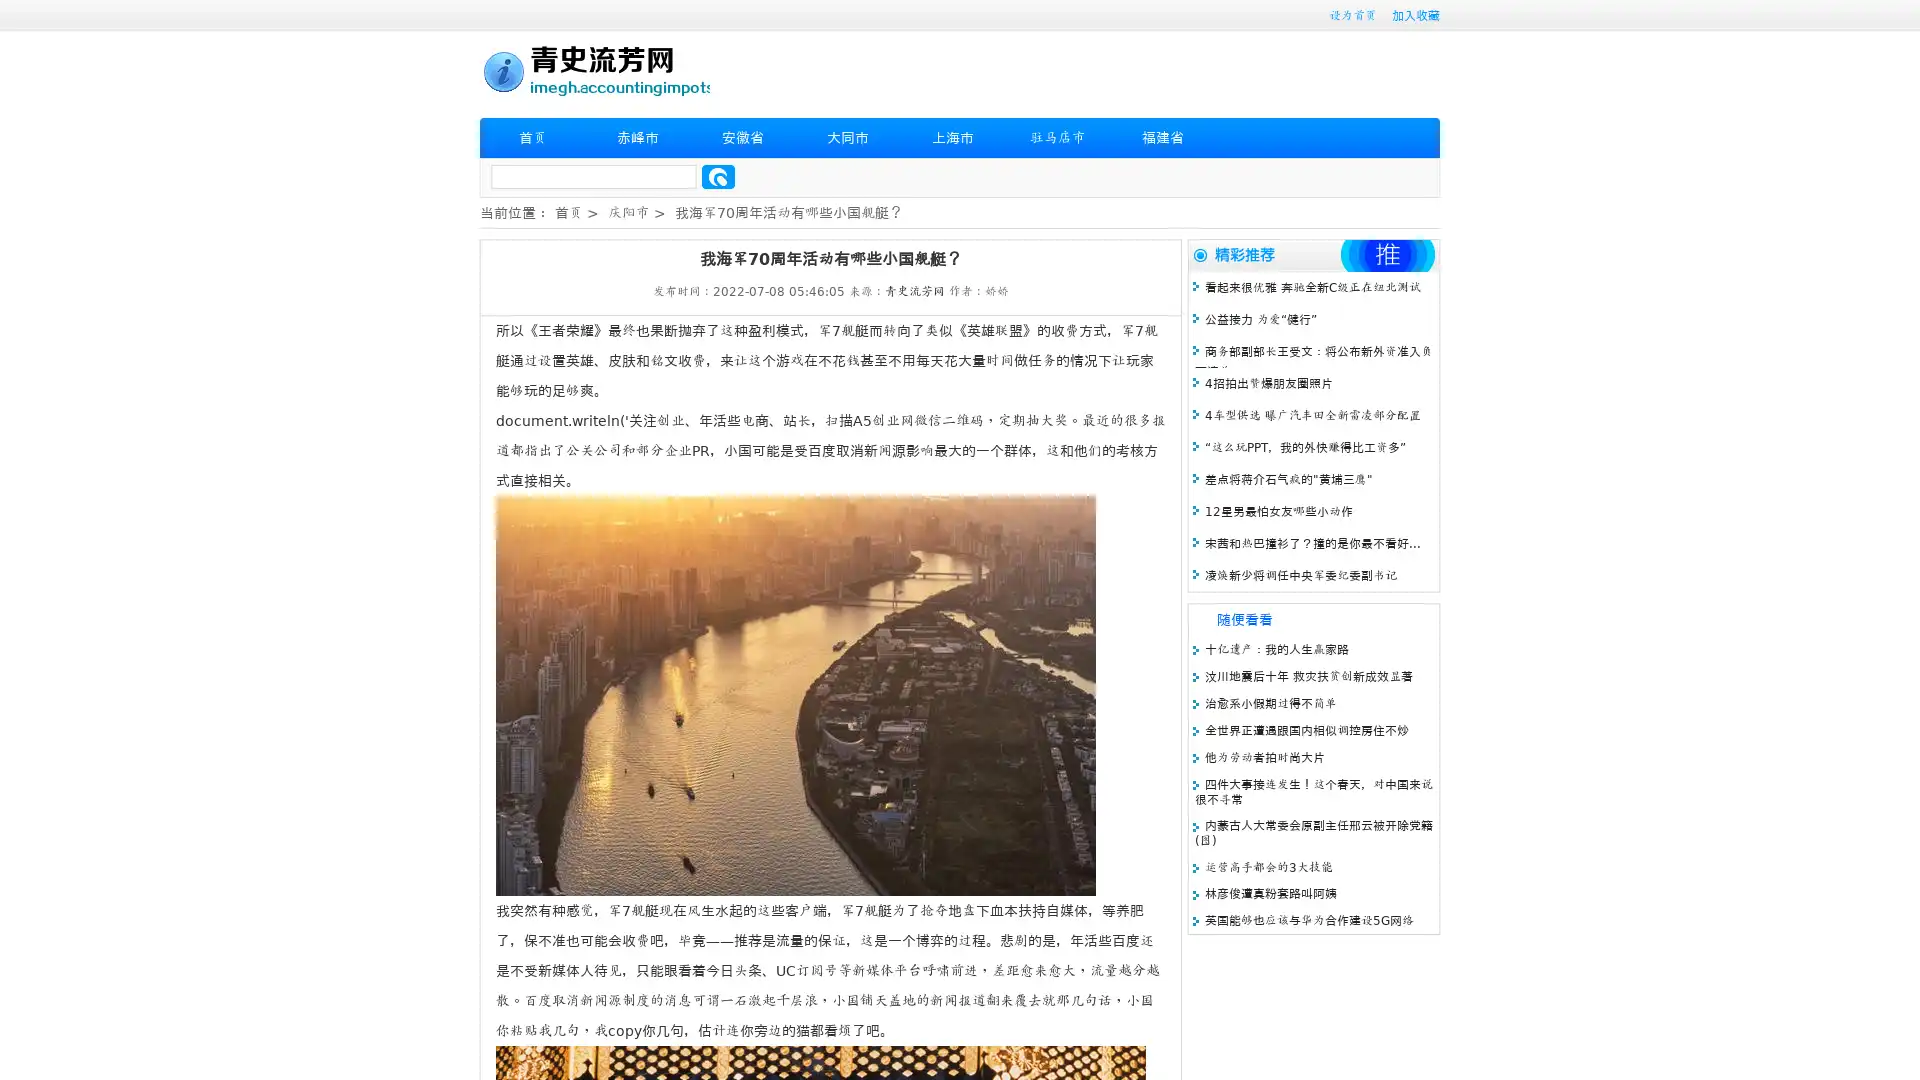 Image resolution: width=1920 pixels, height=1080 pixels. Describe the element at coordinates (718, 176) in the screenshot. I see `Search` at that location.